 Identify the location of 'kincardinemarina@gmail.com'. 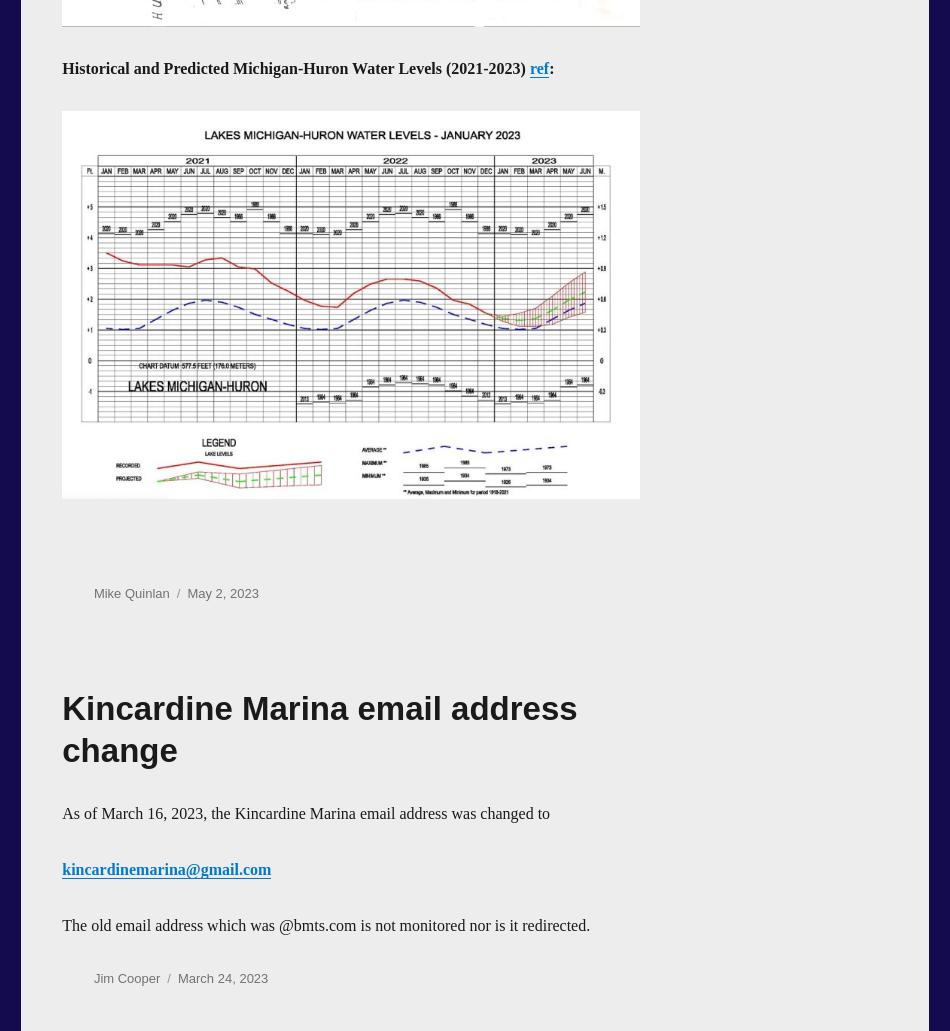
(62, 868).